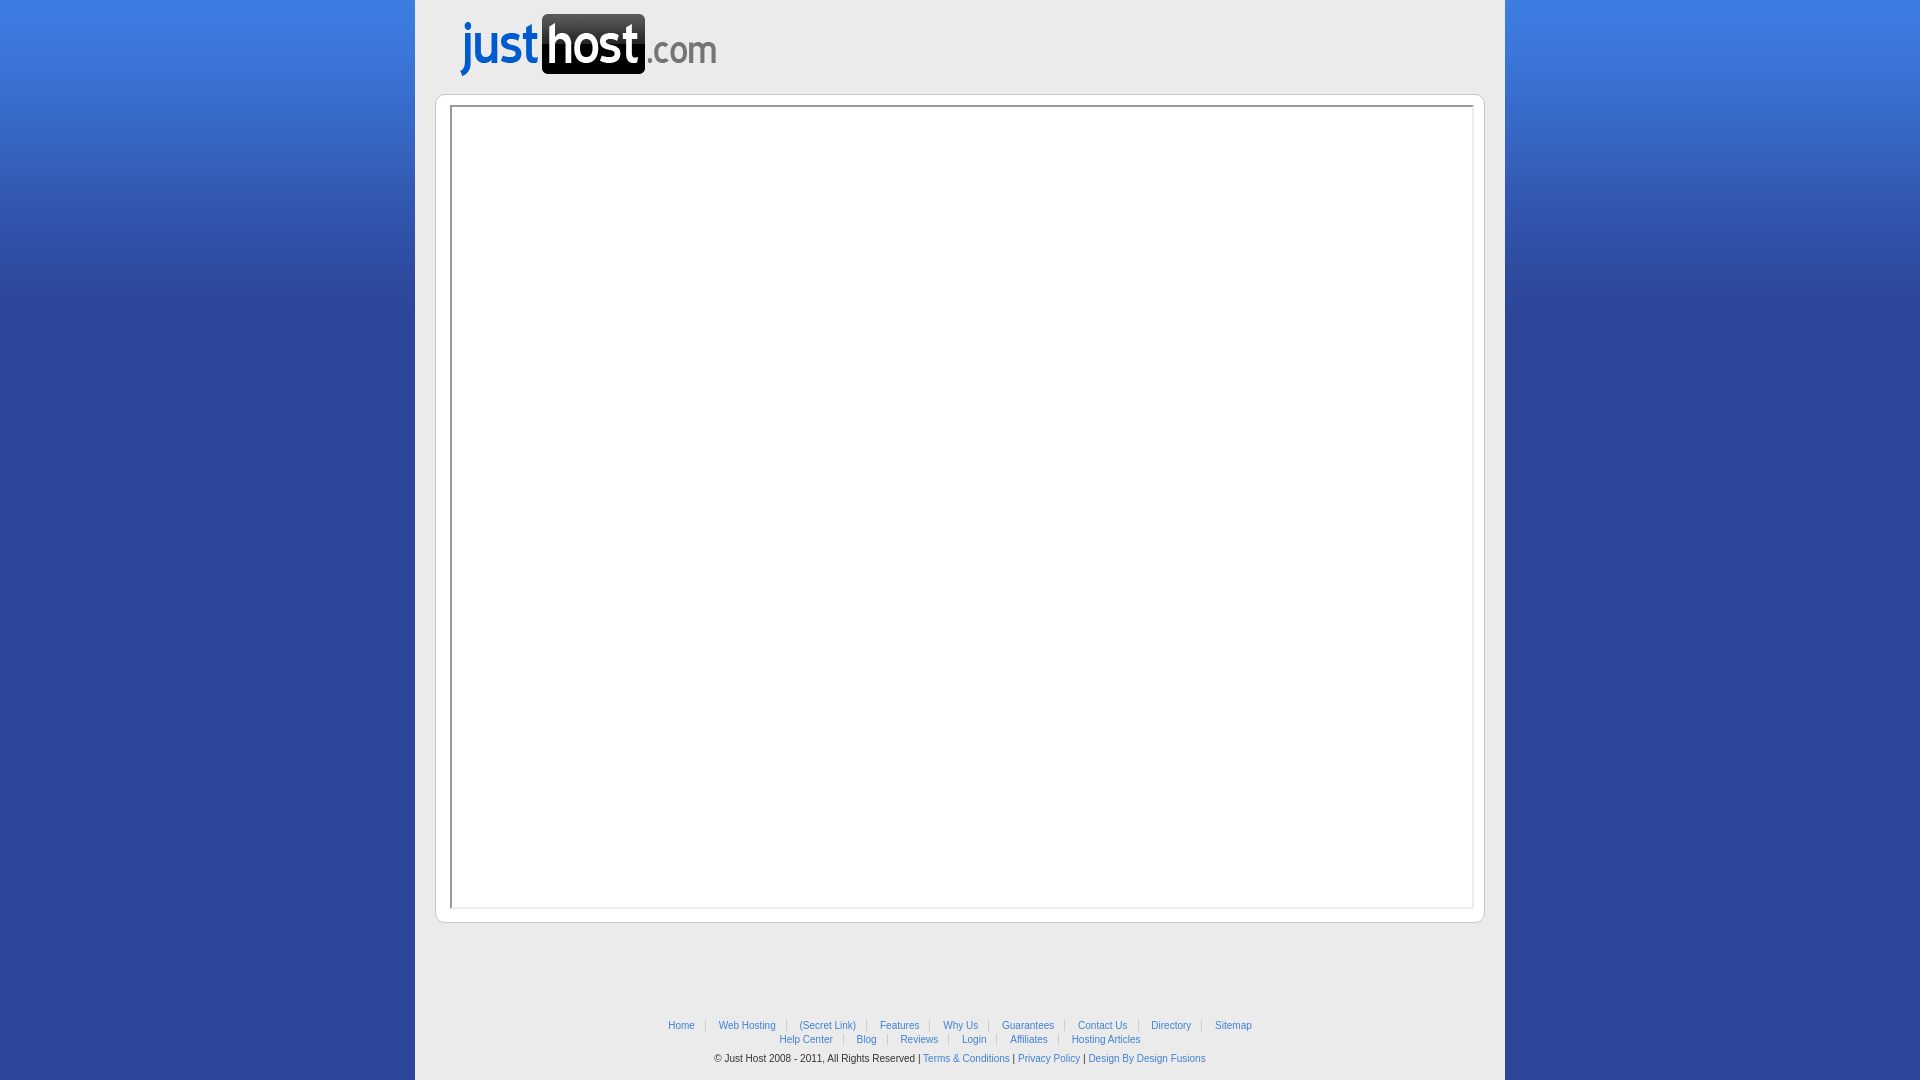 This screenshot has height=1080, width=1920. What do you see at coordinates (719, 1025) in the screenshot?
I see `'Web Hosting'` at bounding box center [719, 1025].